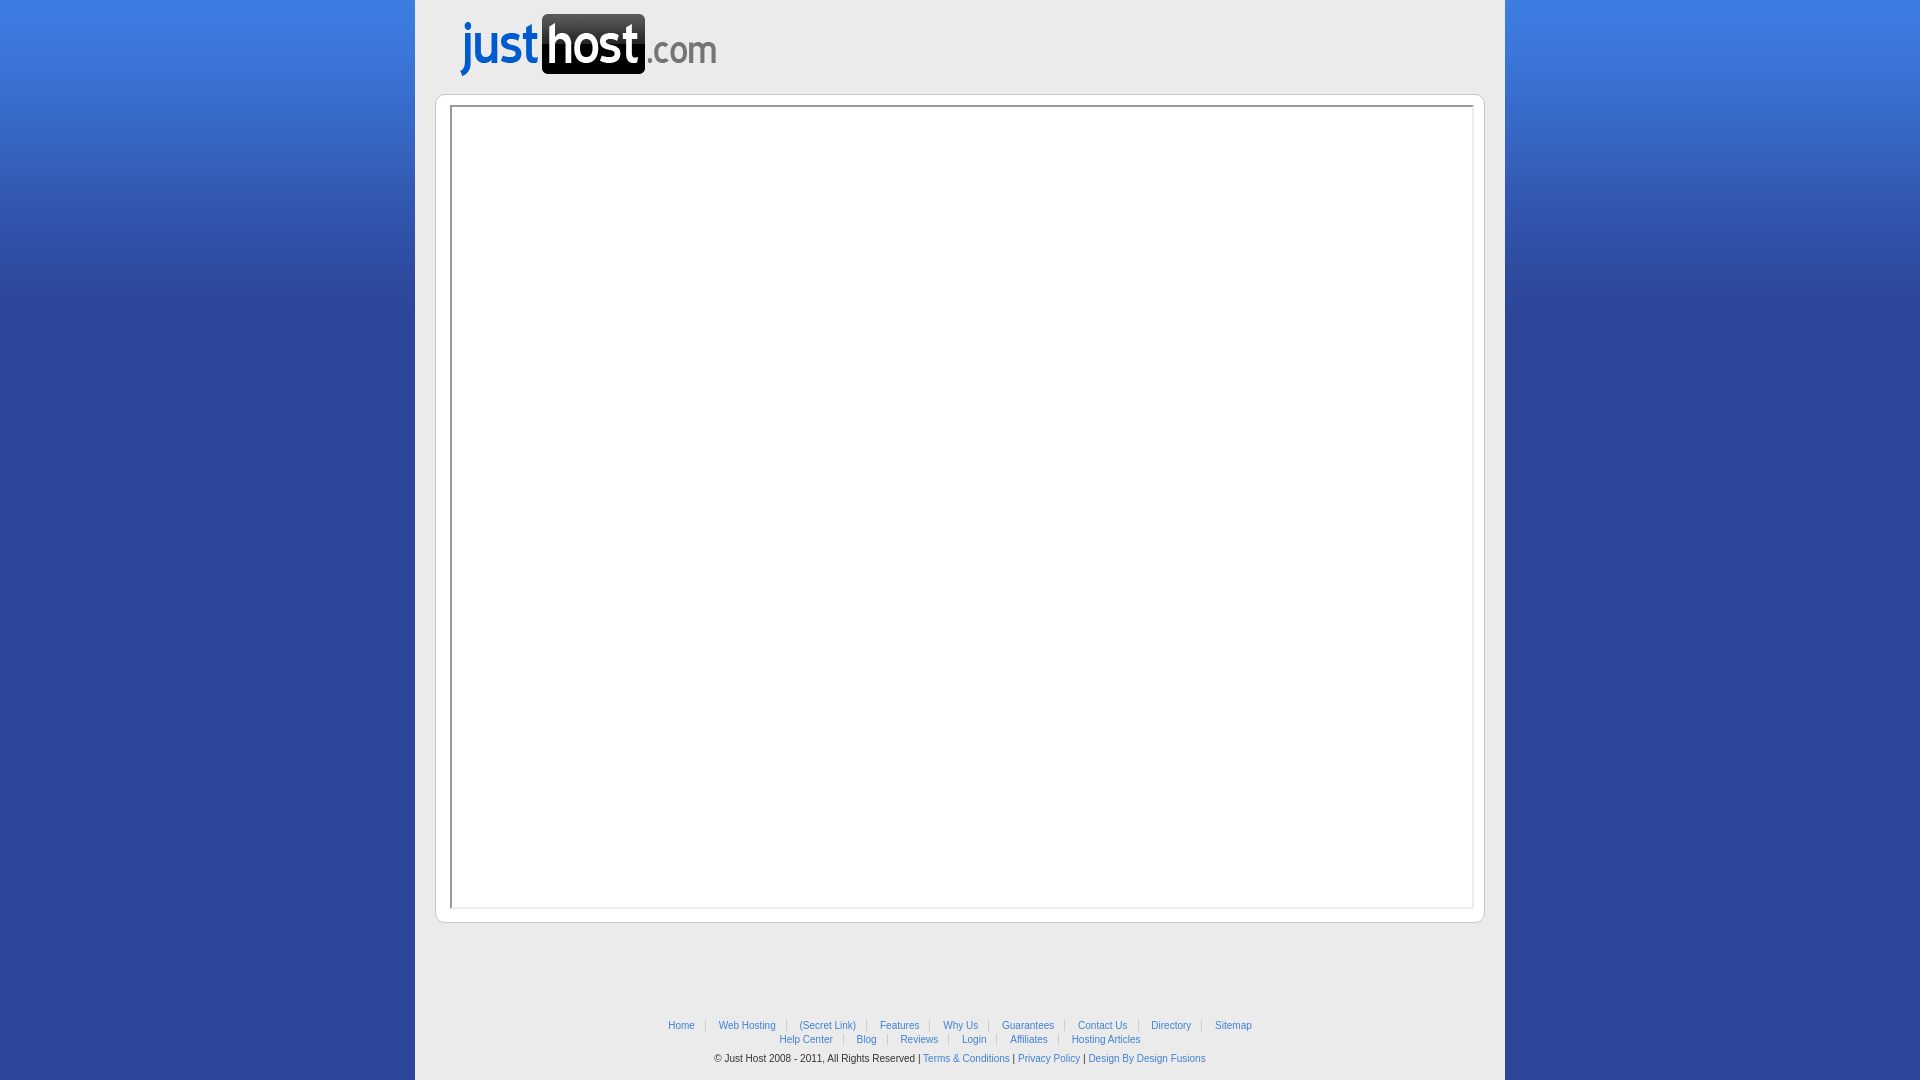 This screenshot has height=1080, width=1920. What do you see at coordinates (719, 1025) in the screenshot?
I see `'Web Hosting'` at bounding box center [719, 1025].